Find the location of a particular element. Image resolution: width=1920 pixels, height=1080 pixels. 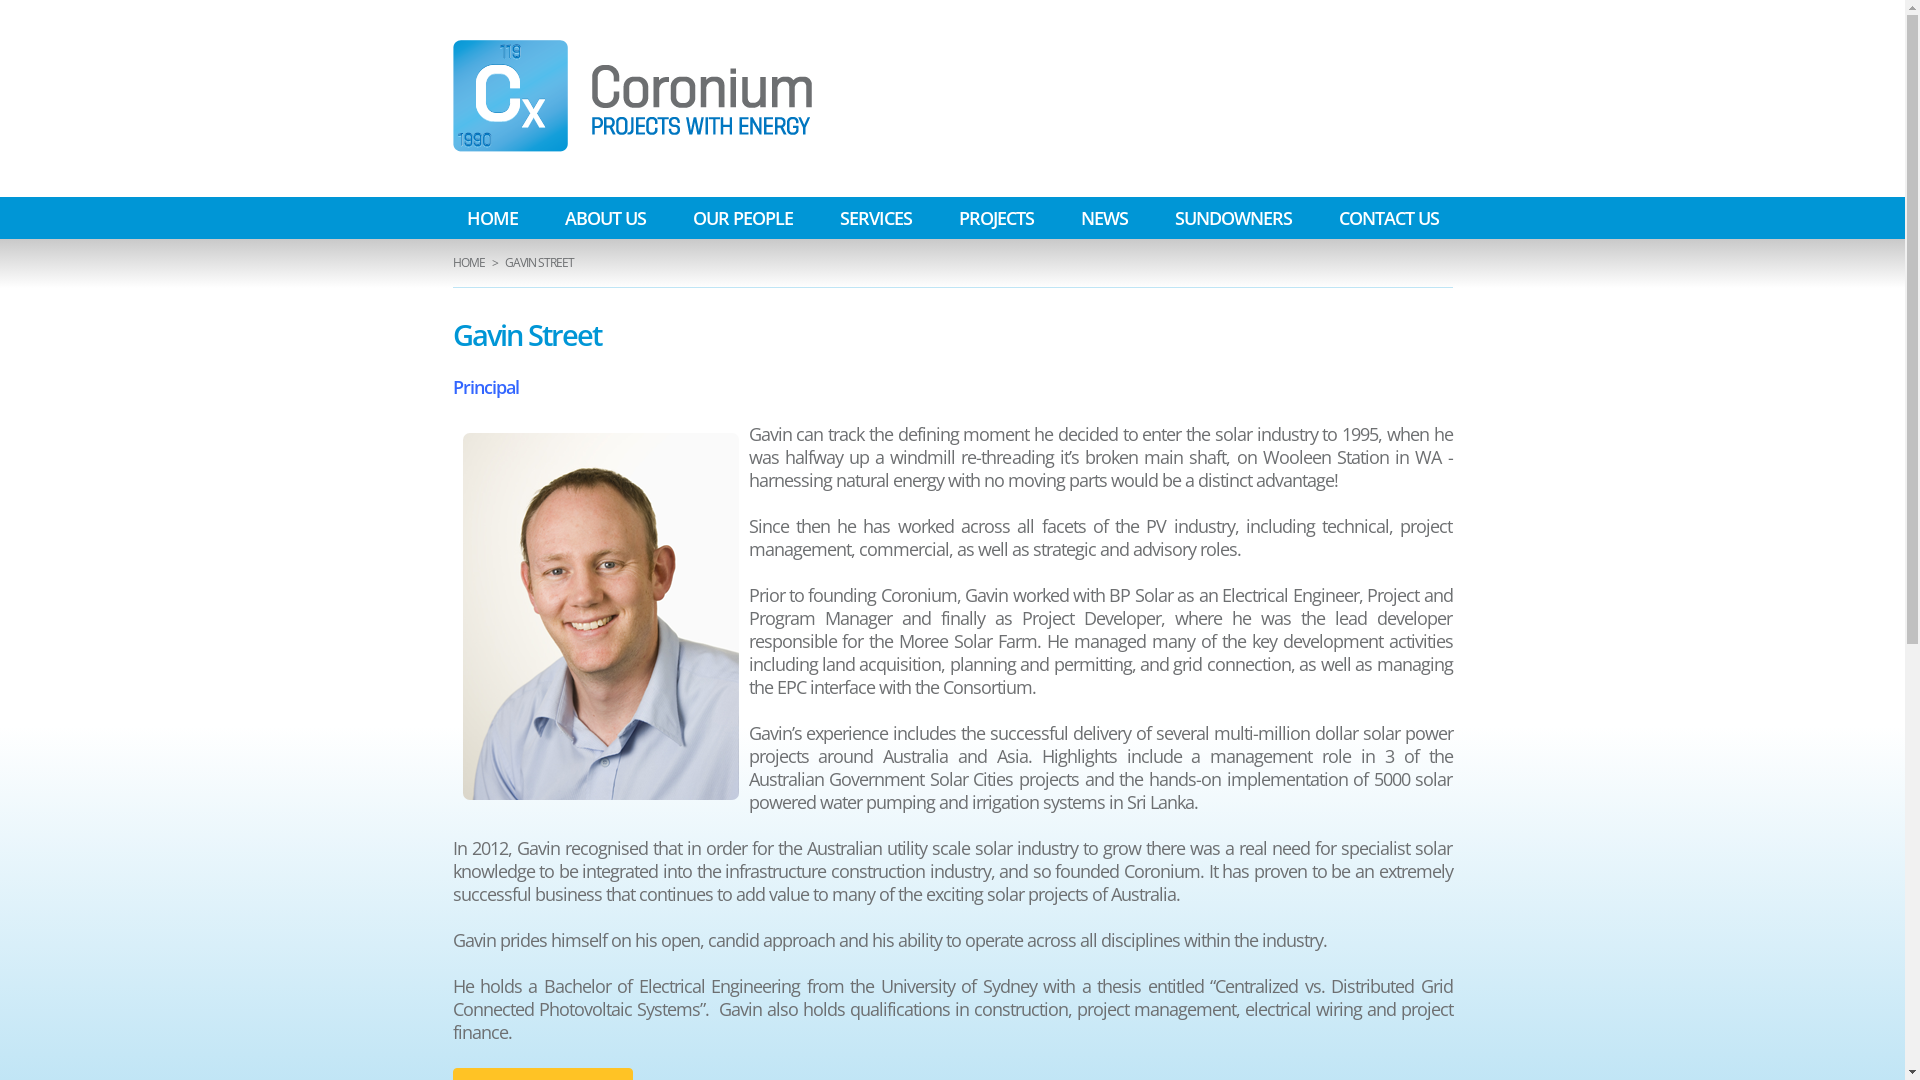

'HOME' is located at coordinates (491, 218).